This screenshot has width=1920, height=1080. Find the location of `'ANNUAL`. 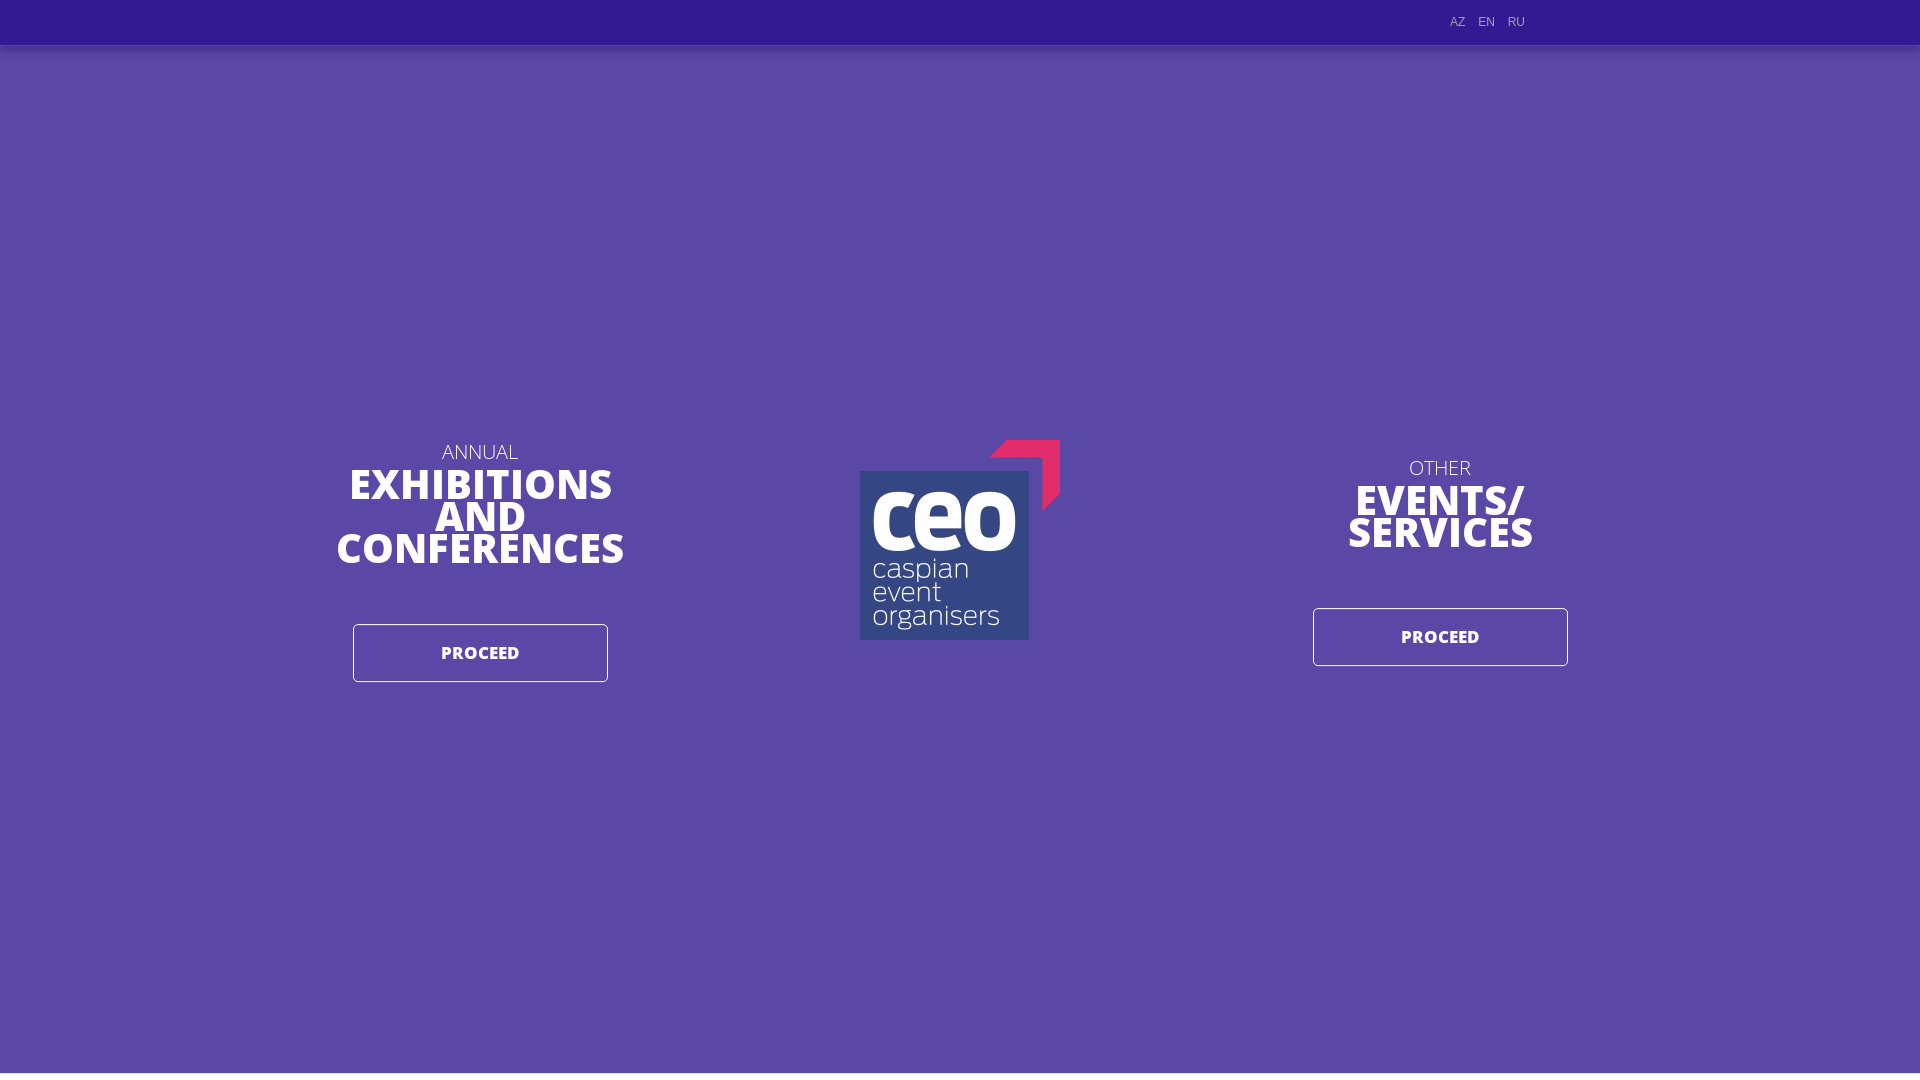

'ANNUAL is located at coordinates (480, 559).